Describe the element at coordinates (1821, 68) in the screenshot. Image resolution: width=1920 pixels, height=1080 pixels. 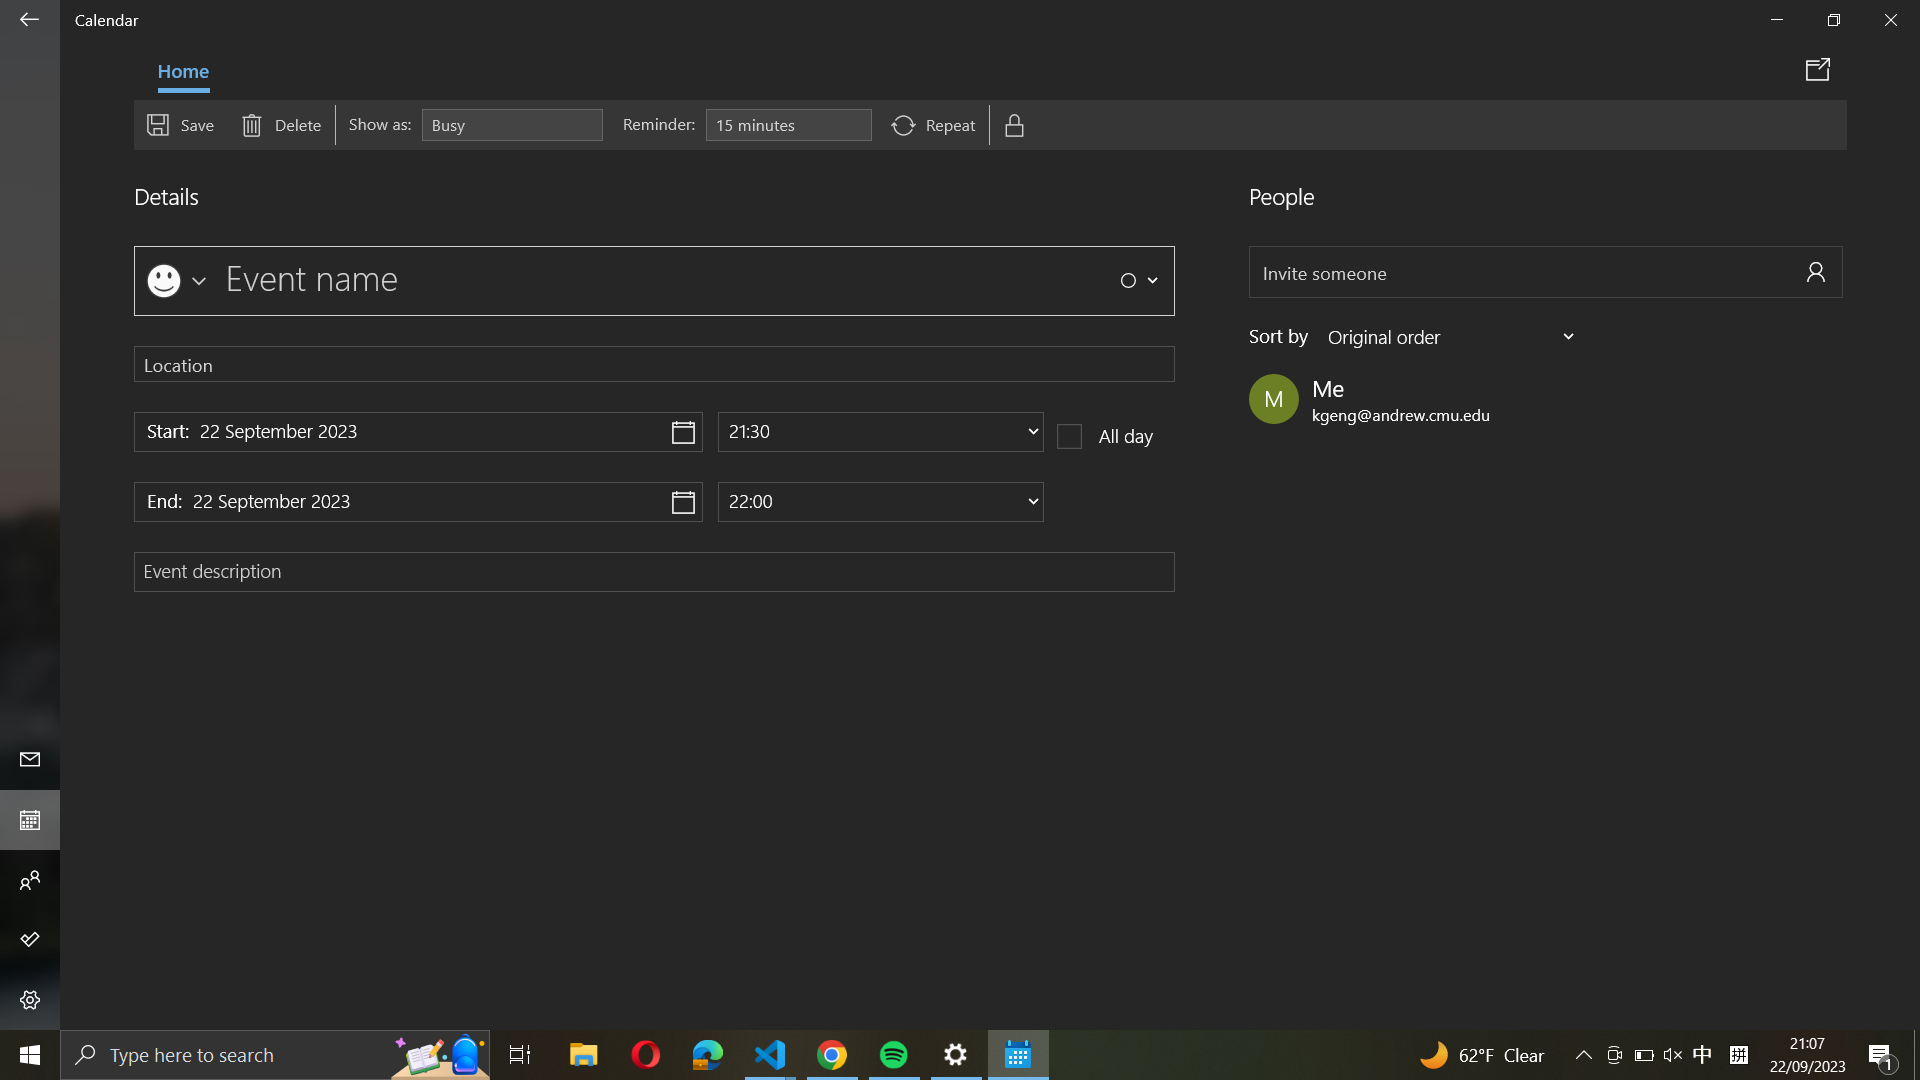
I see `Distribute event details through email` at that location.